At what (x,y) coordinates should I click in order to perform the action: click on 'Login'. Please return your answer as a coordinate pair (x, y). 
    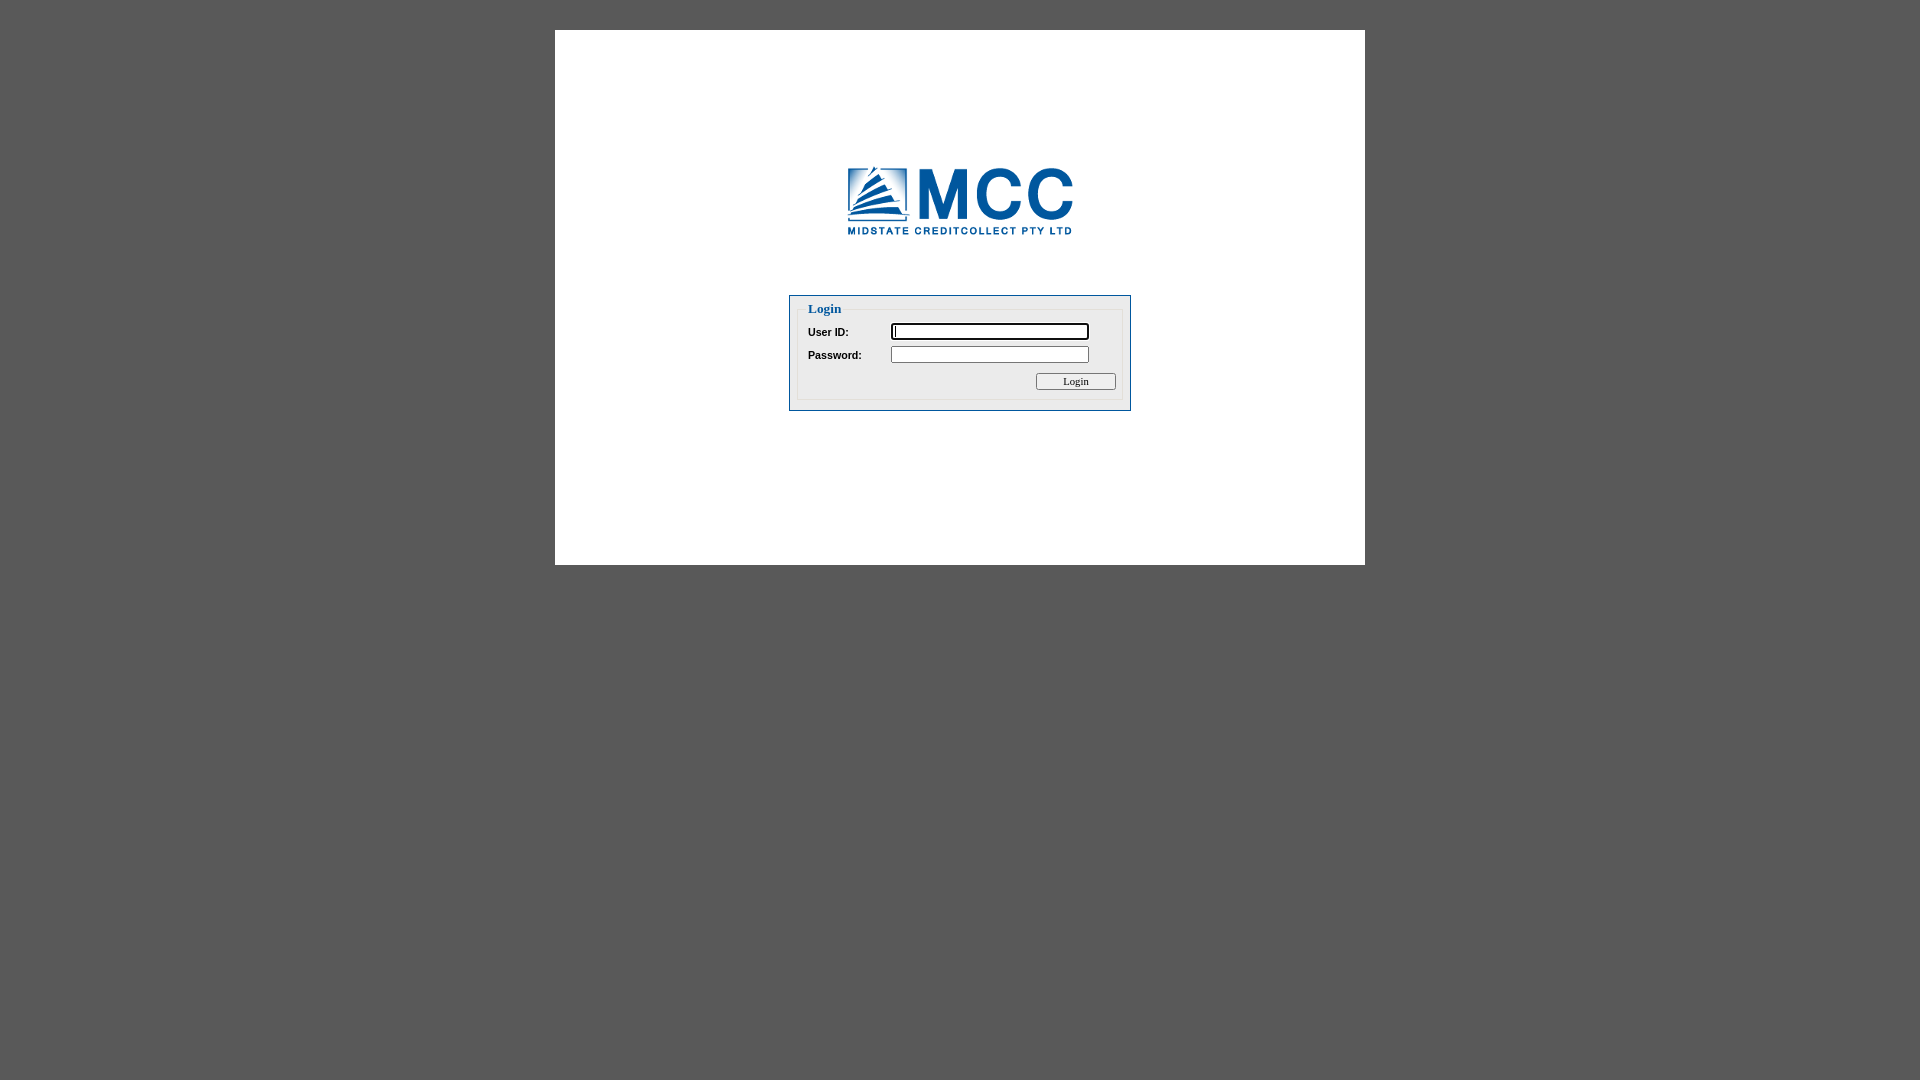
    Looking at the image, I should click on (1074, 381).